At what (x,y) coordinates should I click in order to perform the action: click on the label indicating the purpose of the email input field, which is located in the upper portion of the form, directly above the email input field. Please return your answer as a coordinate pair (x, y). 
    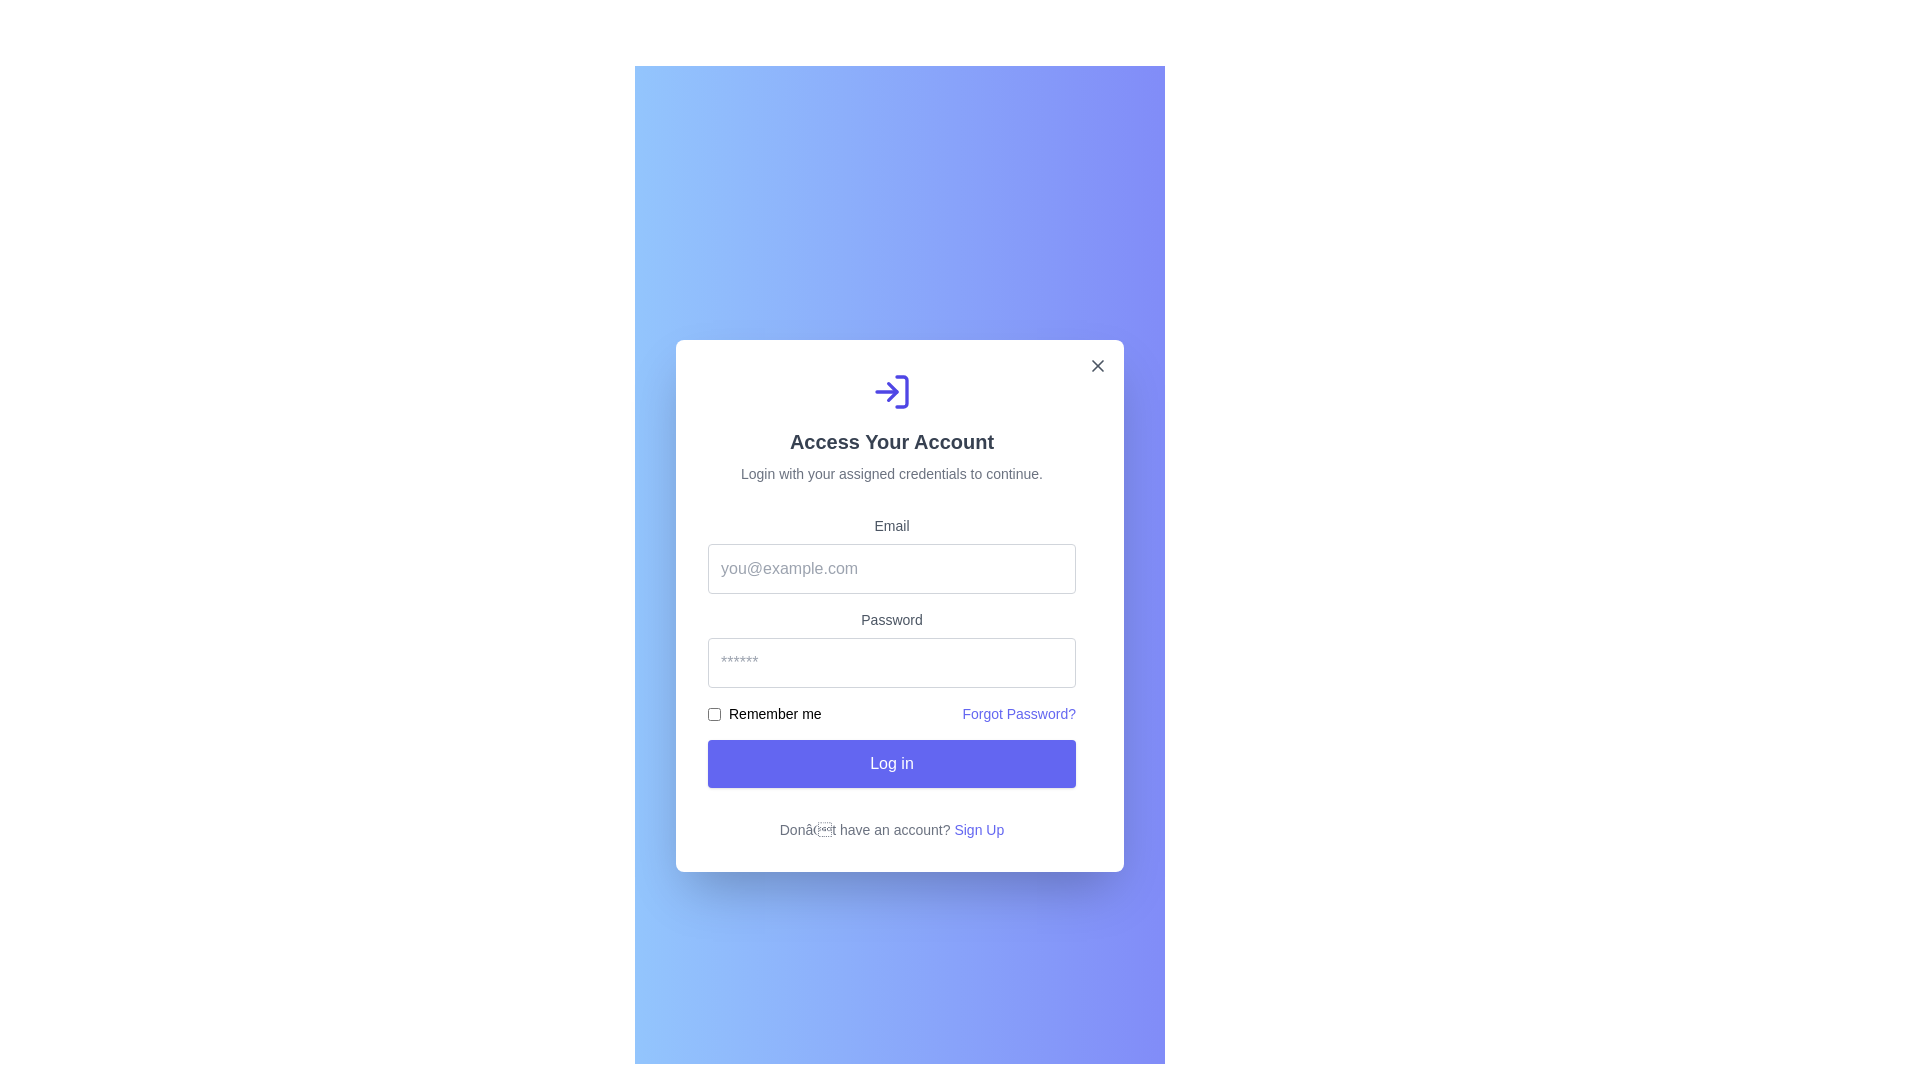
    Looking at the image, I should click on (891, 524).